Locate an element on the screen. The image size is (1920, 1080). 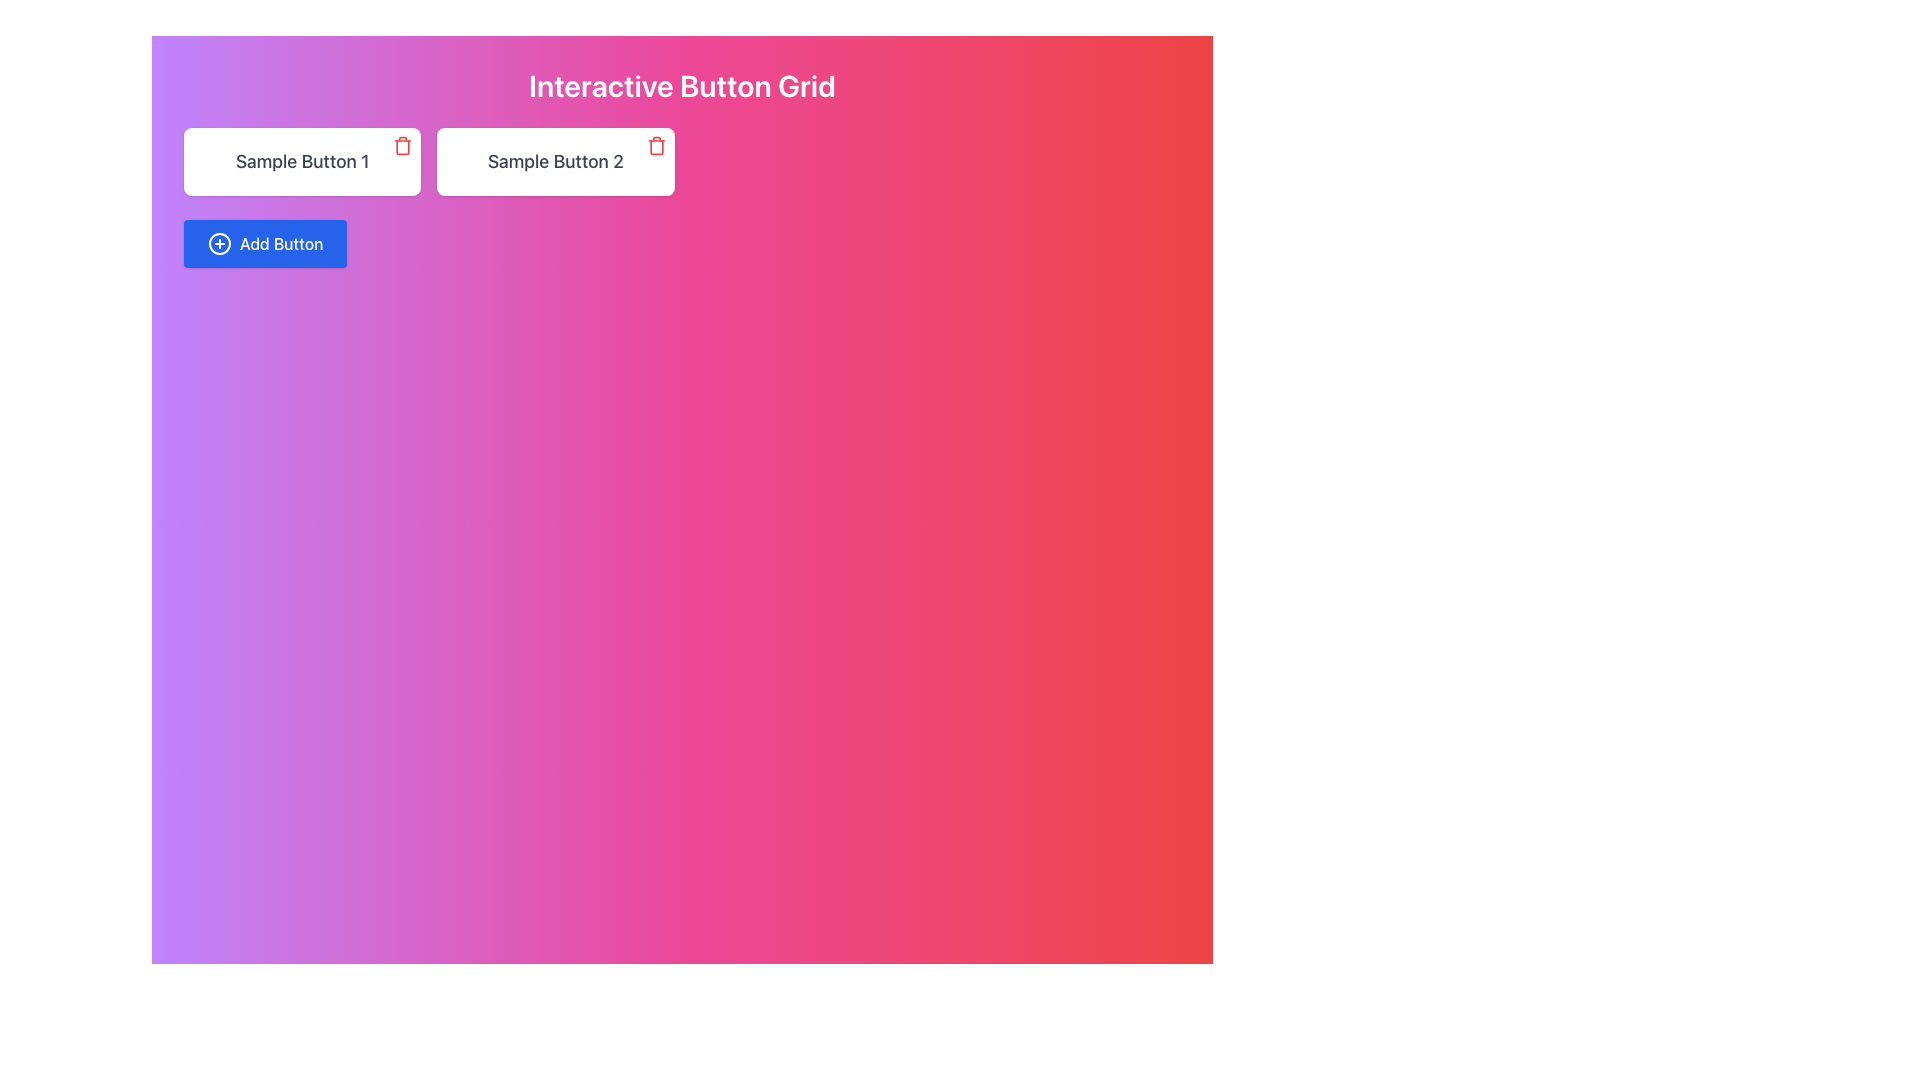
the delete button located in the top-right corner of the 'Sample Button 2' card is located at coordinates (656, 145).